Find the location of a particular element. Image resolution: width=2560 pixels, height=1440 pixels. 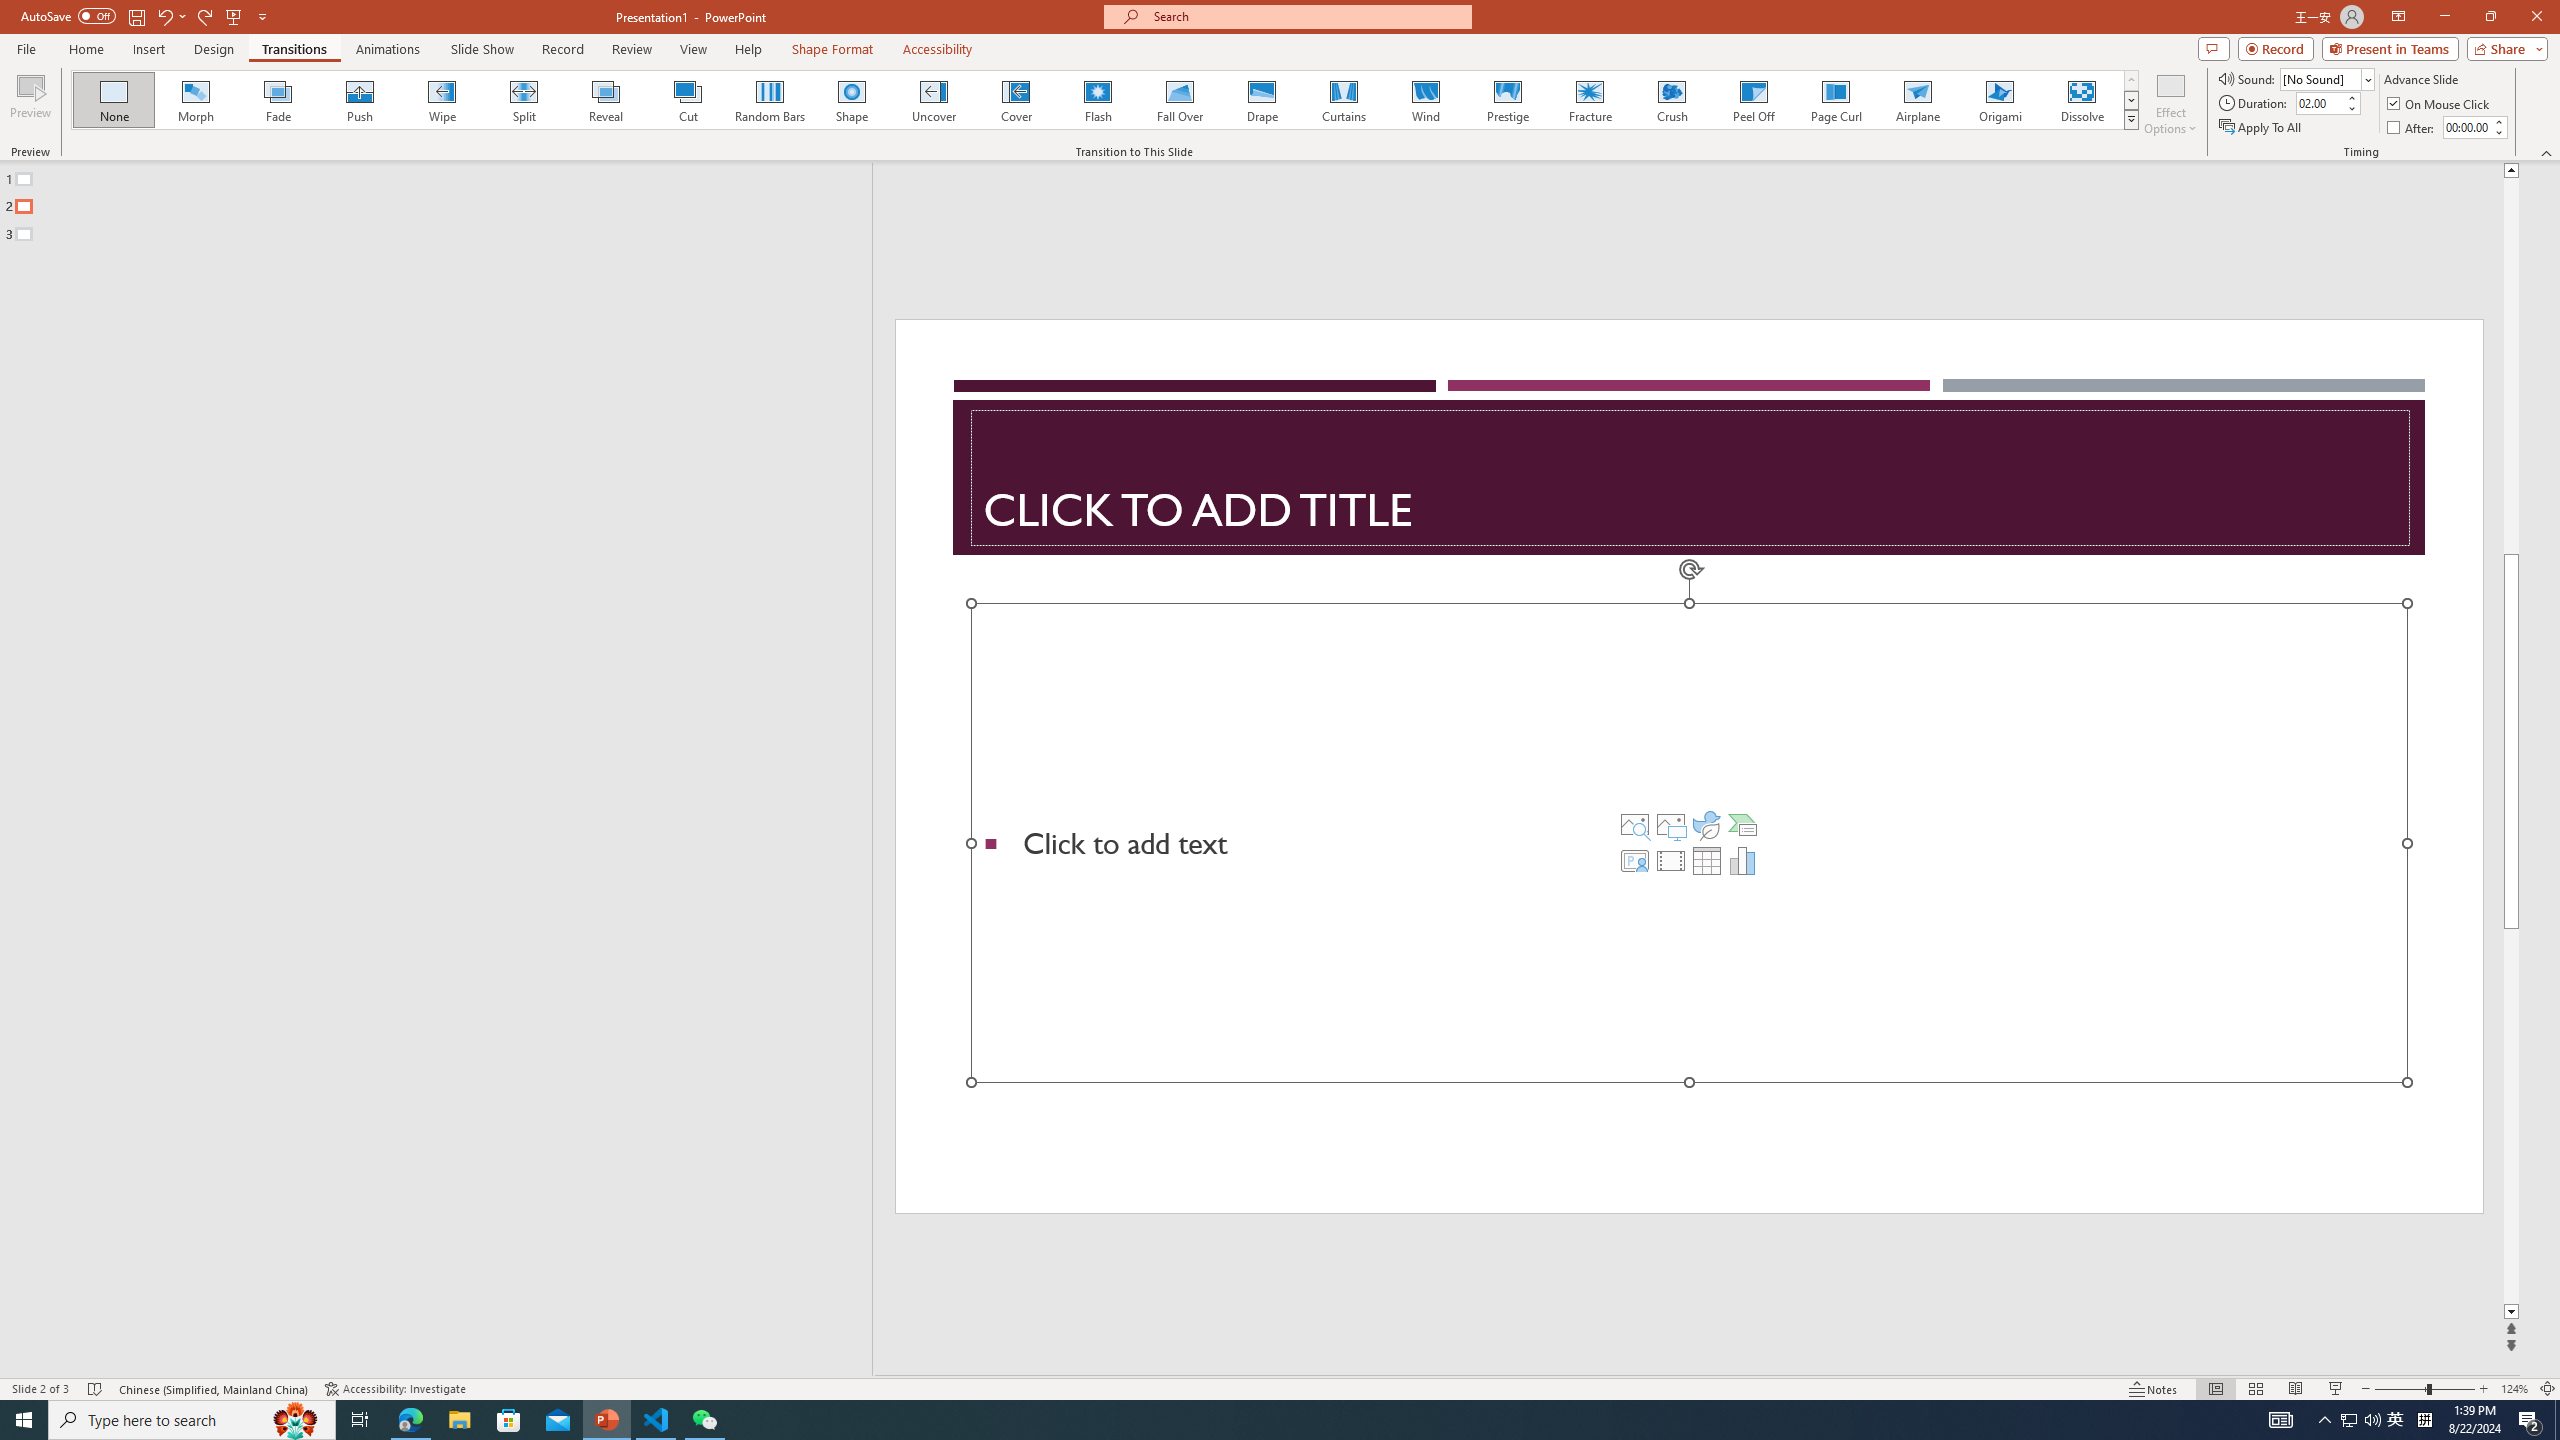

'Curtains' is located at coordinates (1344, 99).